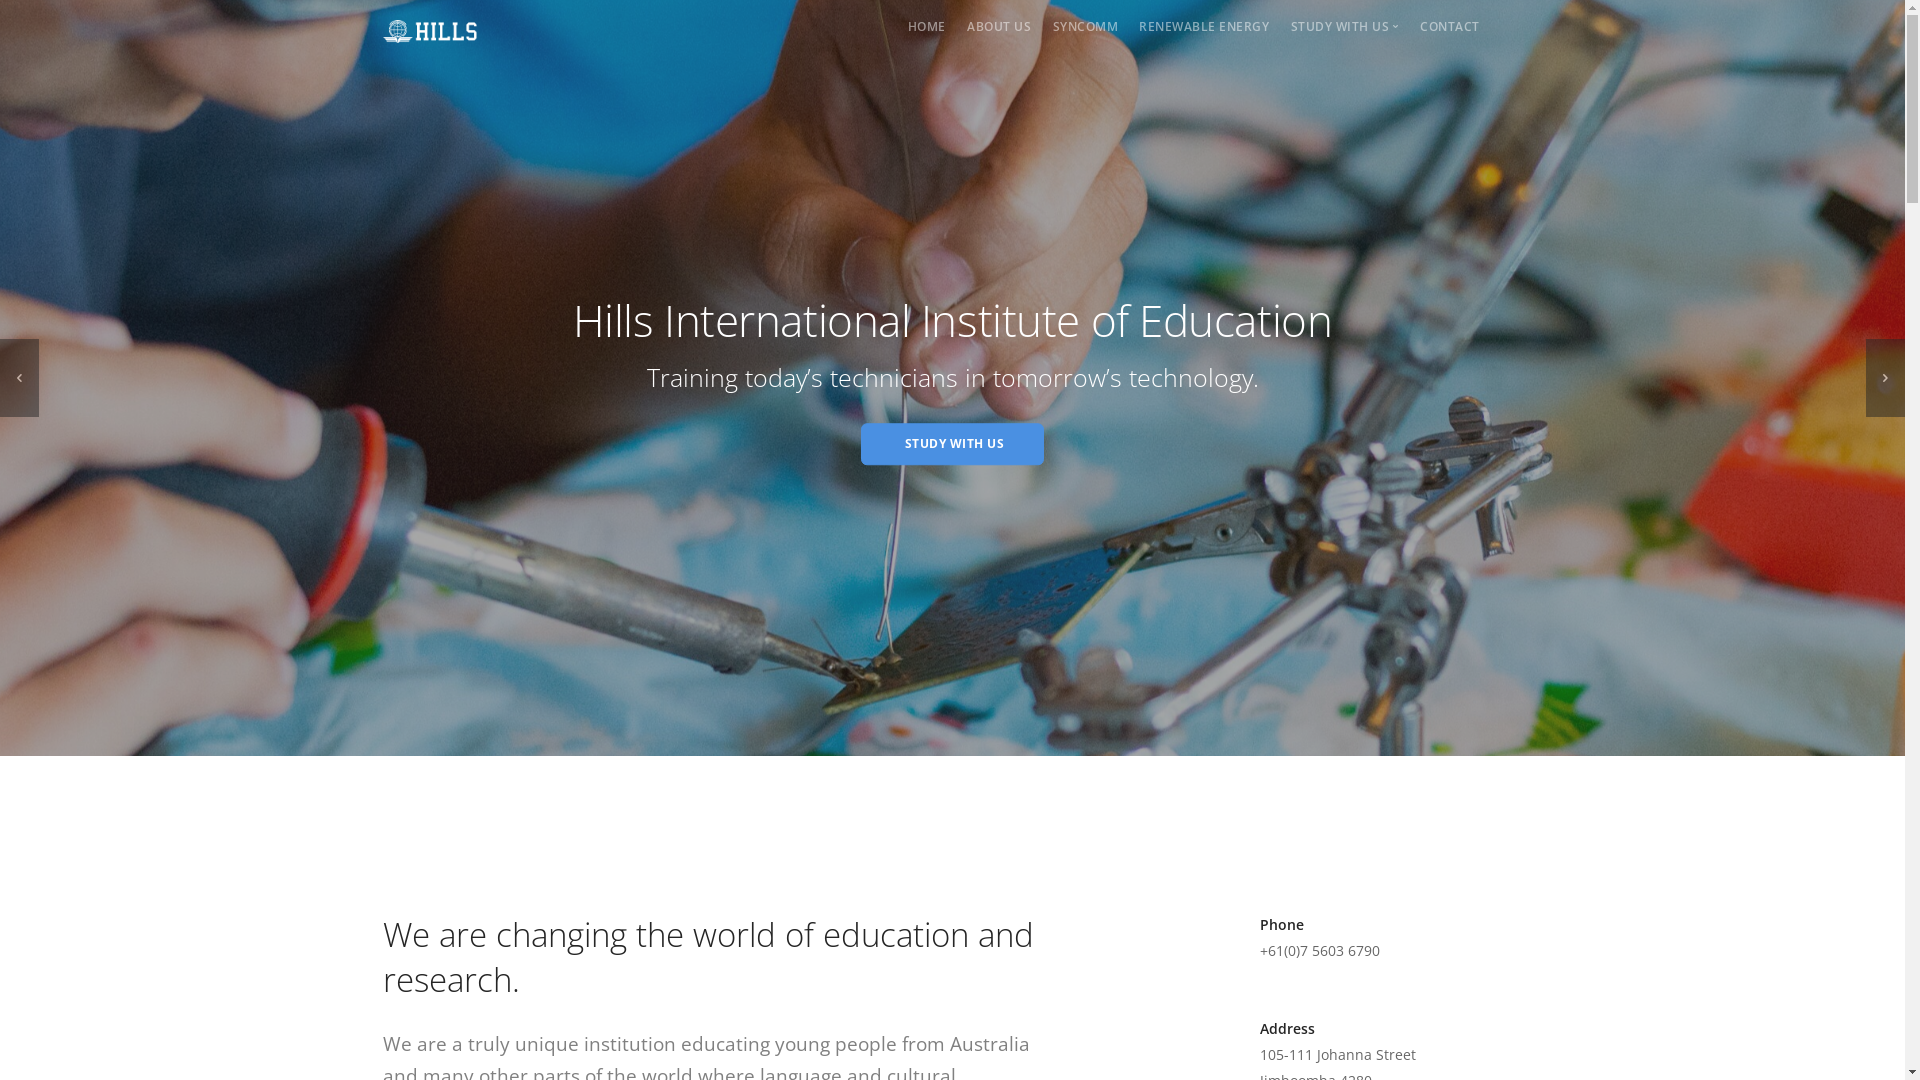 This screenshot has height=1080, width=1920. What do you see at coordinates (951, 442) in the screenshot?
I see `' STUDY WITH US'` at bounding box center [951, 442].